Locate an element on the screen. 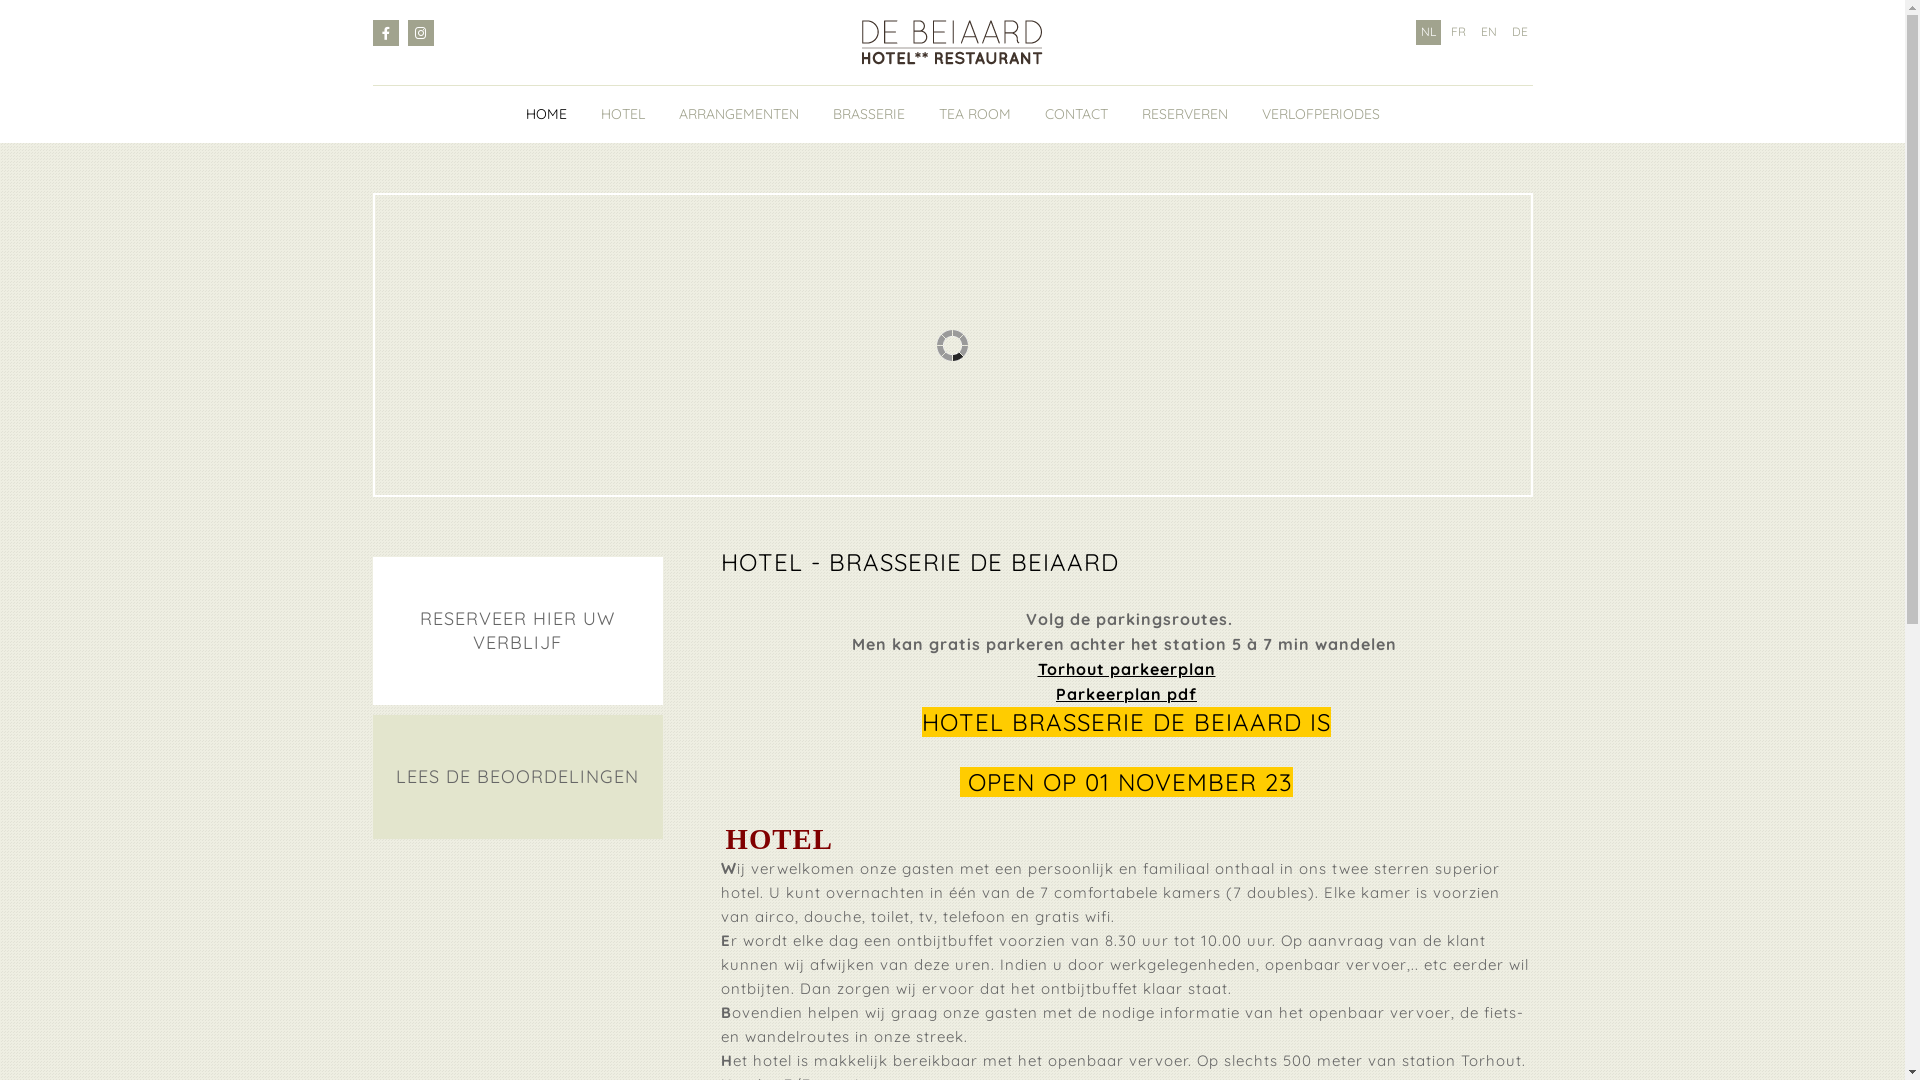 This screenshot has height=1080, width=1920. 'NL' is located at coordinates (1415, 32).